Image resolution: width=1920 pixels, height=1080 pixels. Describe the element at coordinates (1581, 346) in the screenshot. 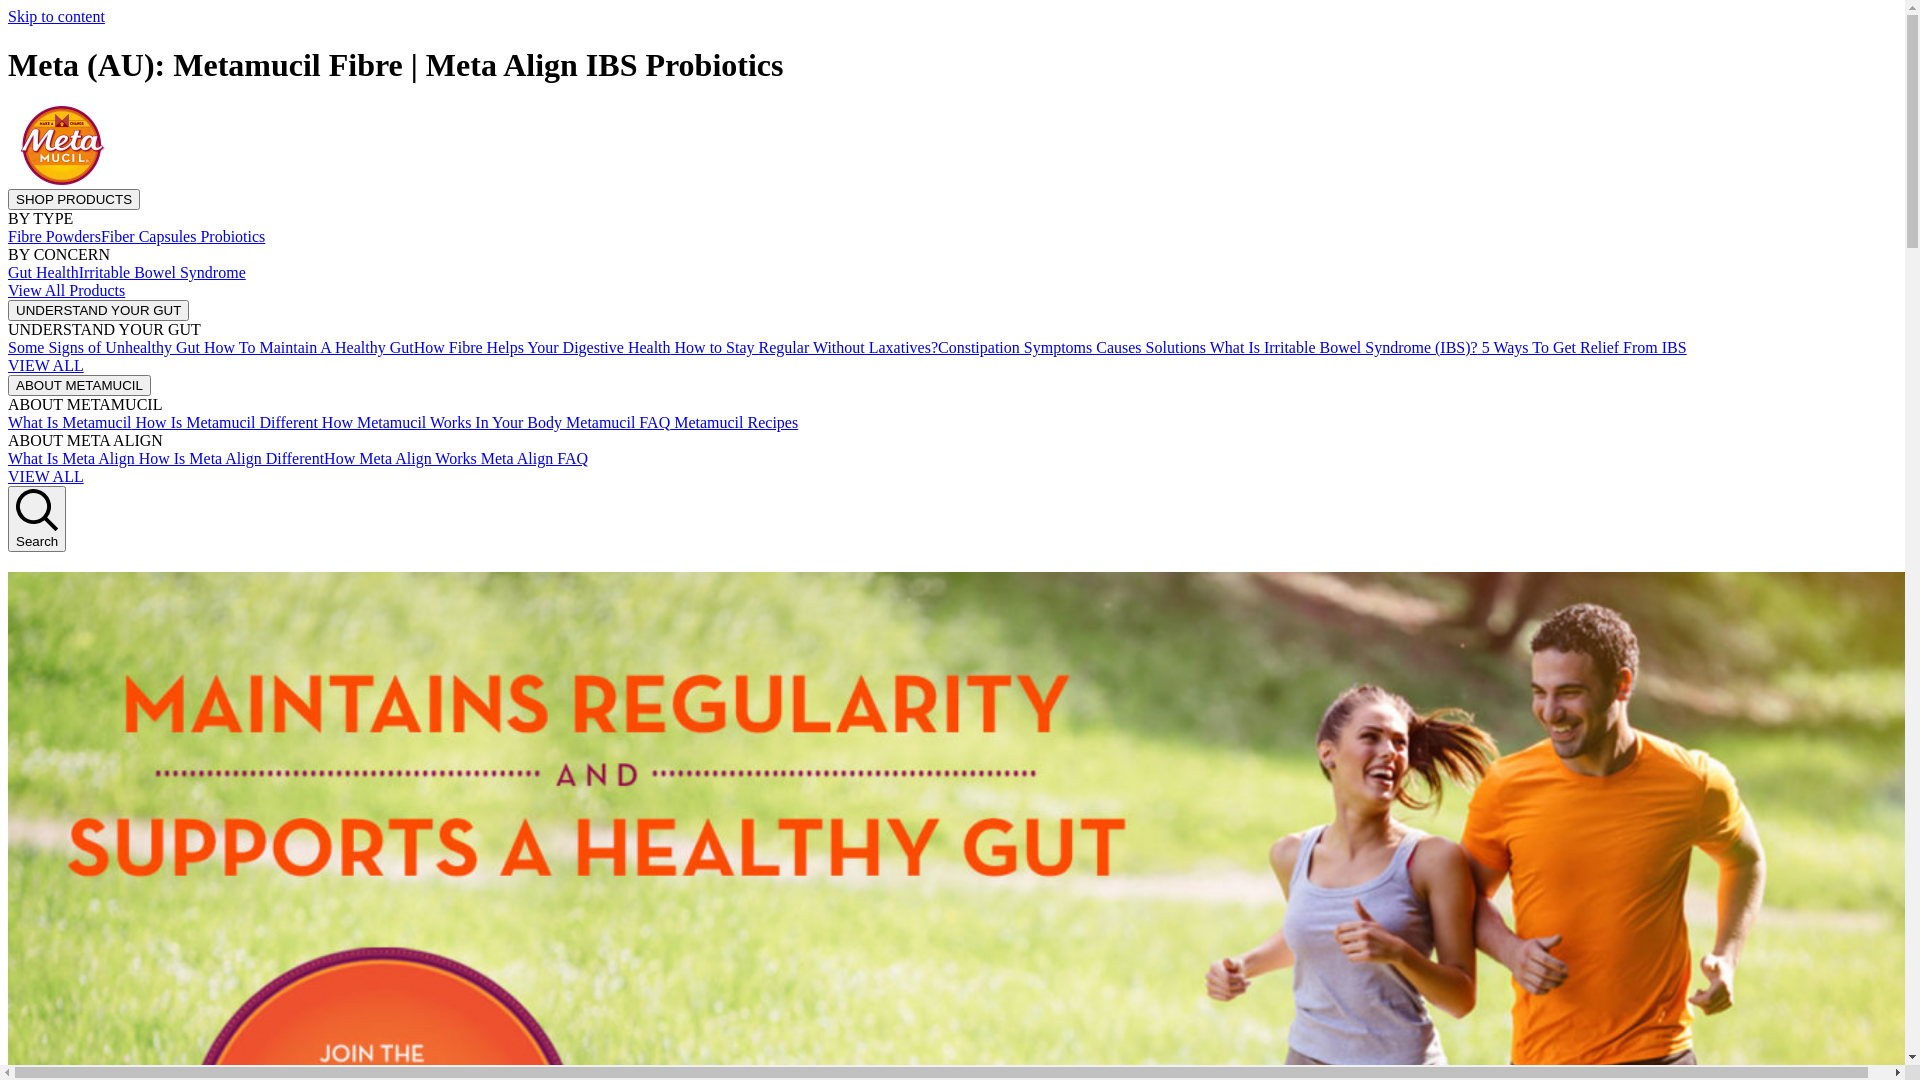

I see `'5 Ways To Get Relief From IBS'` at that location.